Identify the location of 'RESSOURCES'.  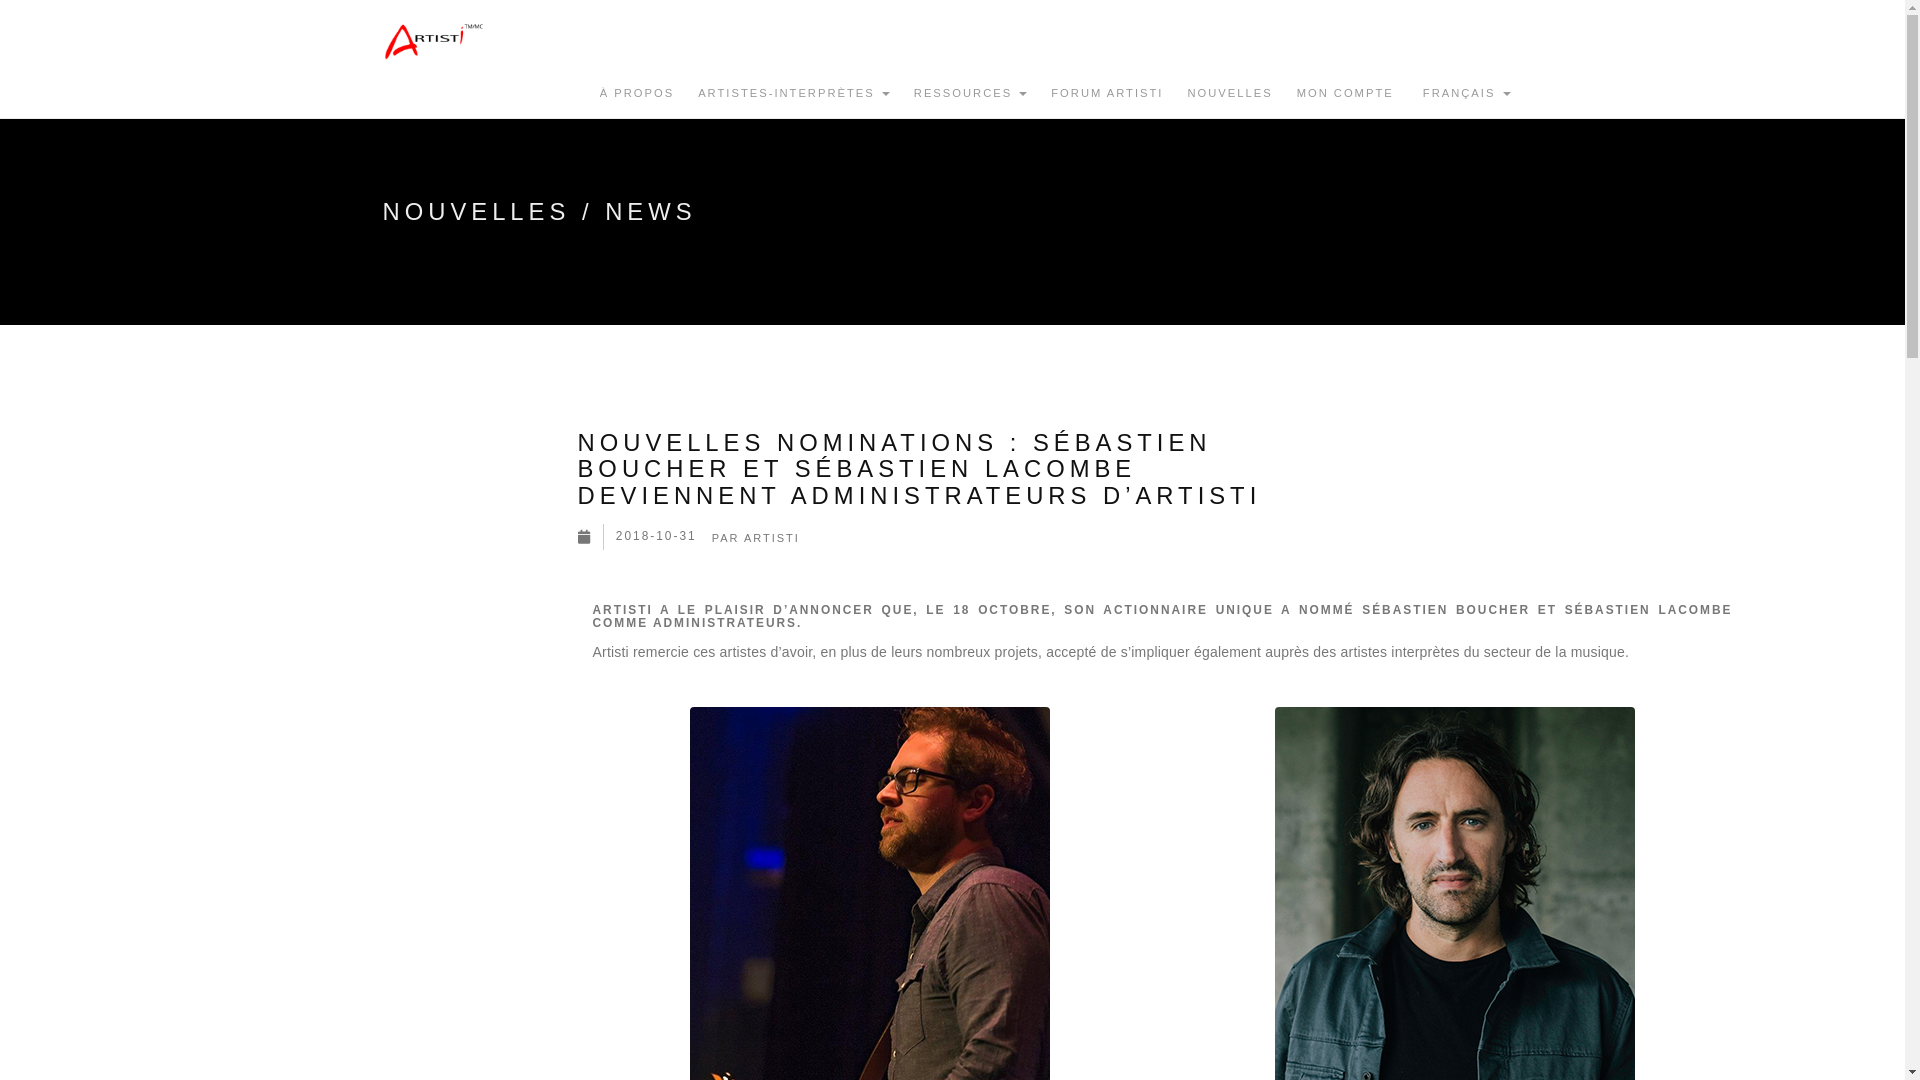
(970, 92).